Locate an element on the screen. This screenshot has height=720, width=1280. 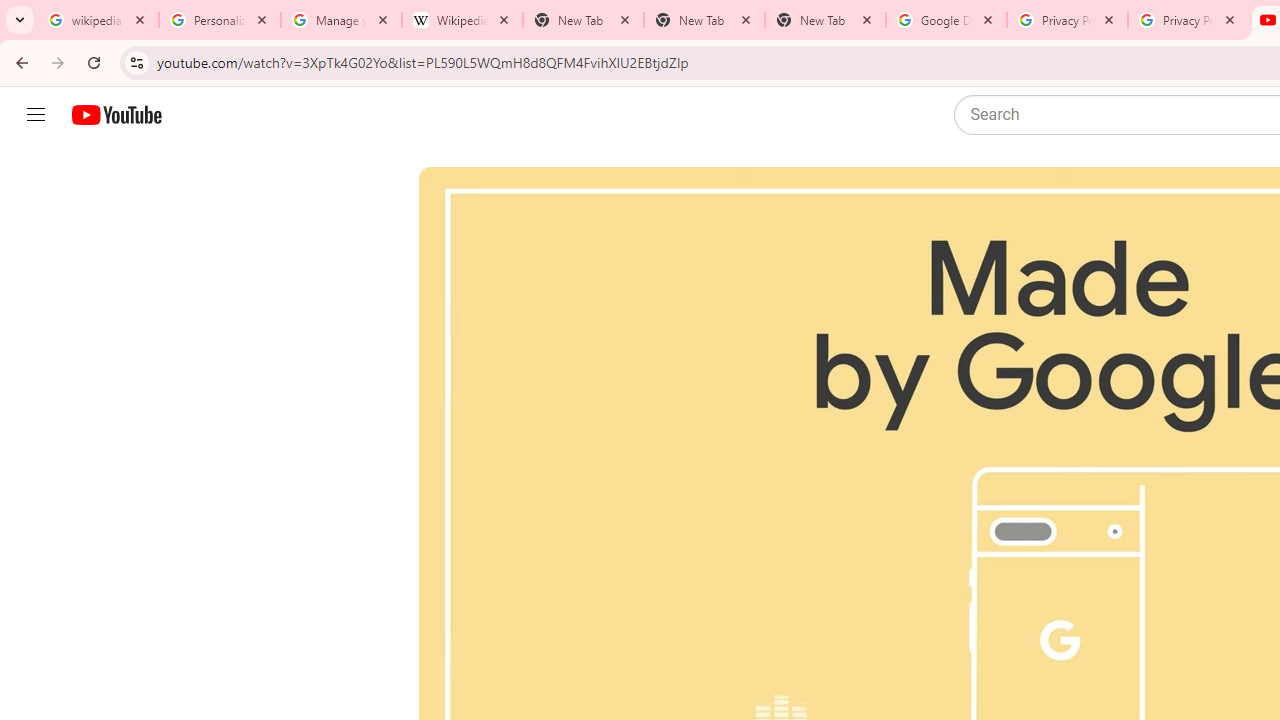
'YouTube Home' is located at coordinates (115, 115).